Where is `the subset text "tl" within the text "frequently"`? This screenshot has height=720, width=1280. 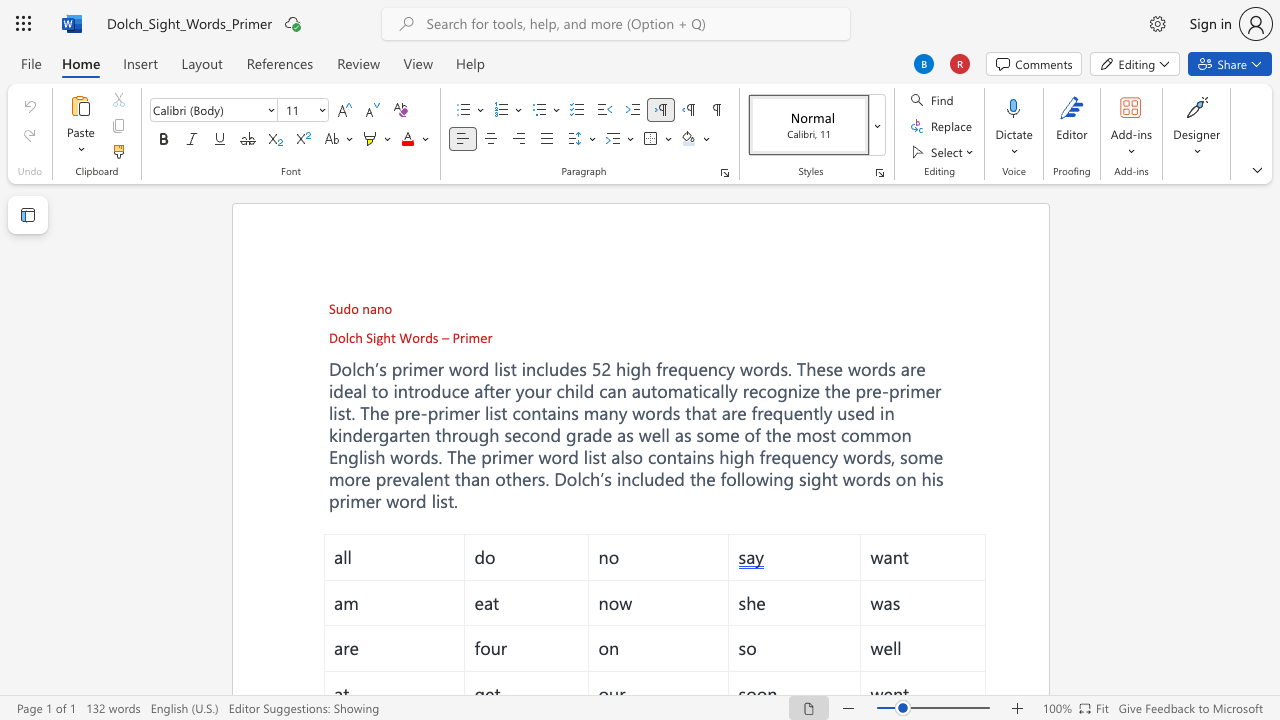
the subset text "tl" within the text "frequently" is located at coordinates (813, 411).